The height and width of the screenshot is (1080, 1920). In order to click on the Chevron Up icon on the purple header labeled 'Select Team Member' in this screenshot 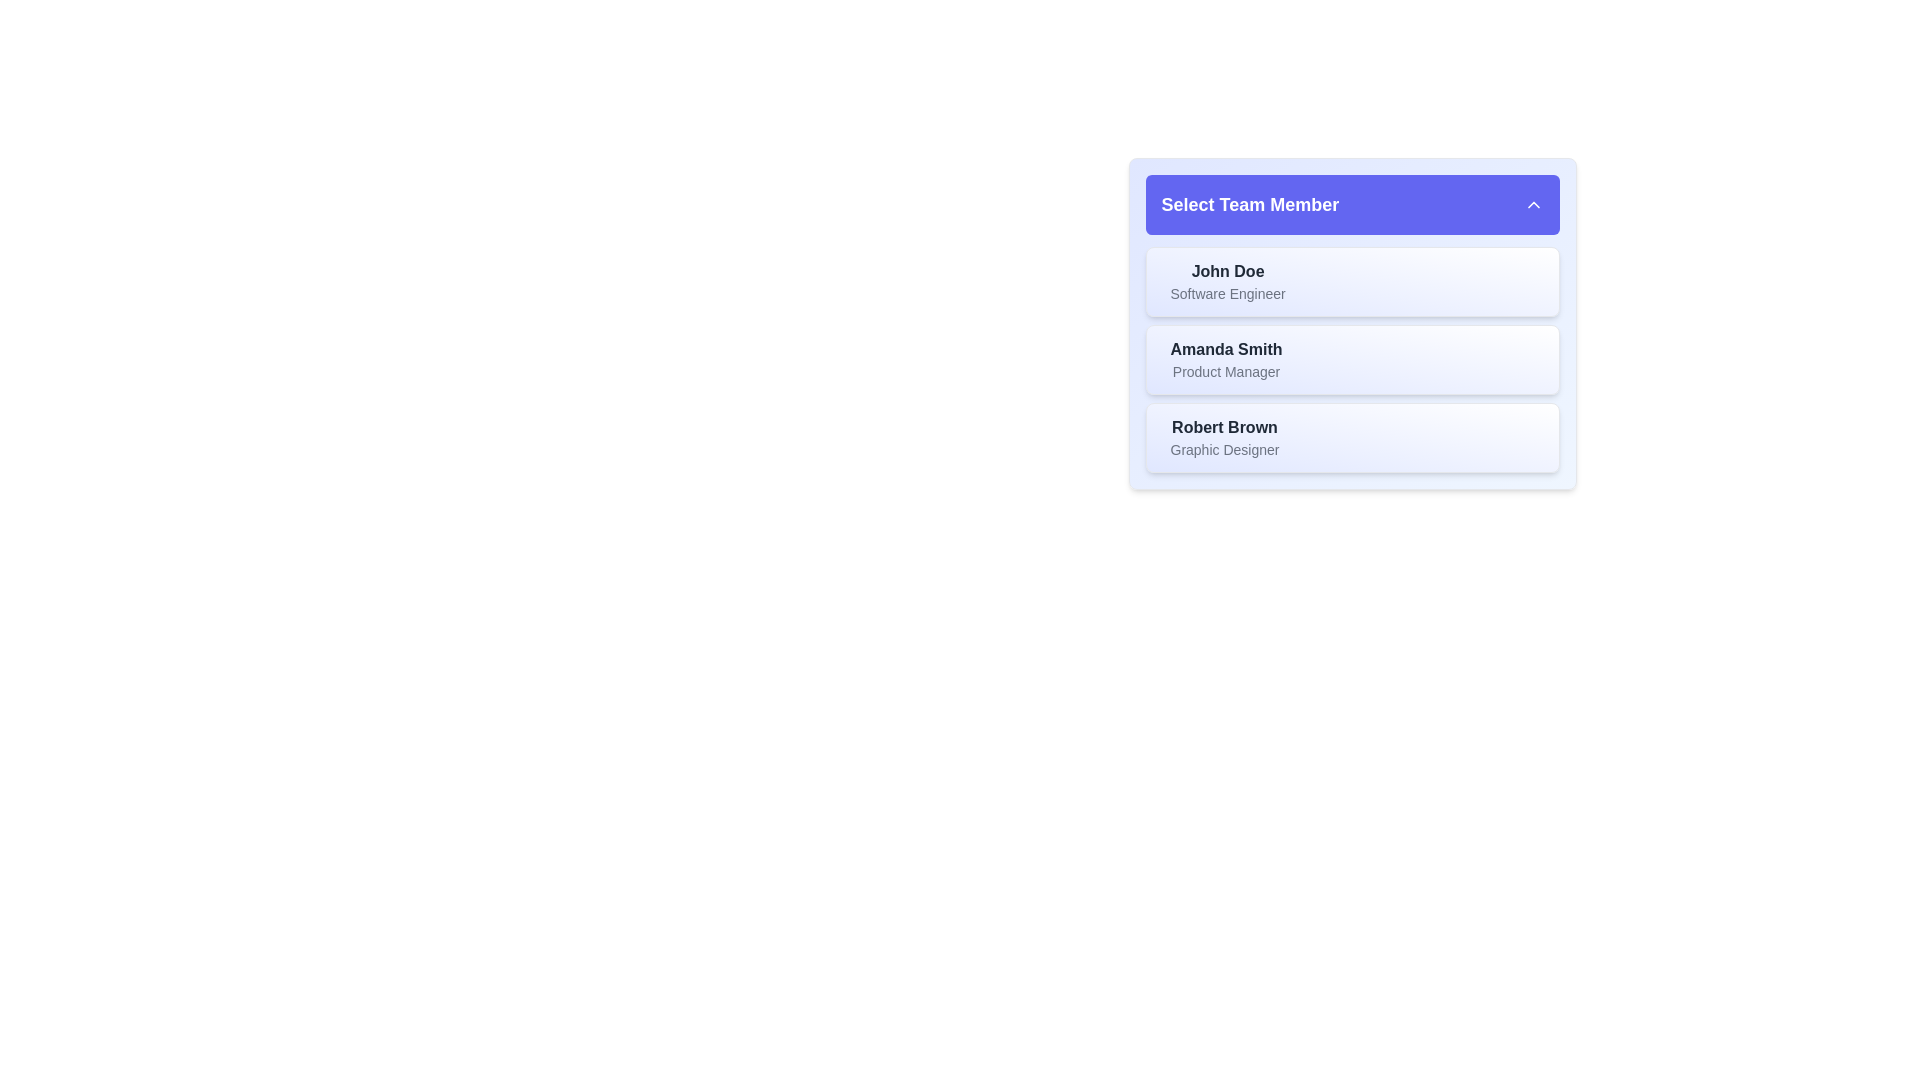, I will do `click(1532, 204)`.